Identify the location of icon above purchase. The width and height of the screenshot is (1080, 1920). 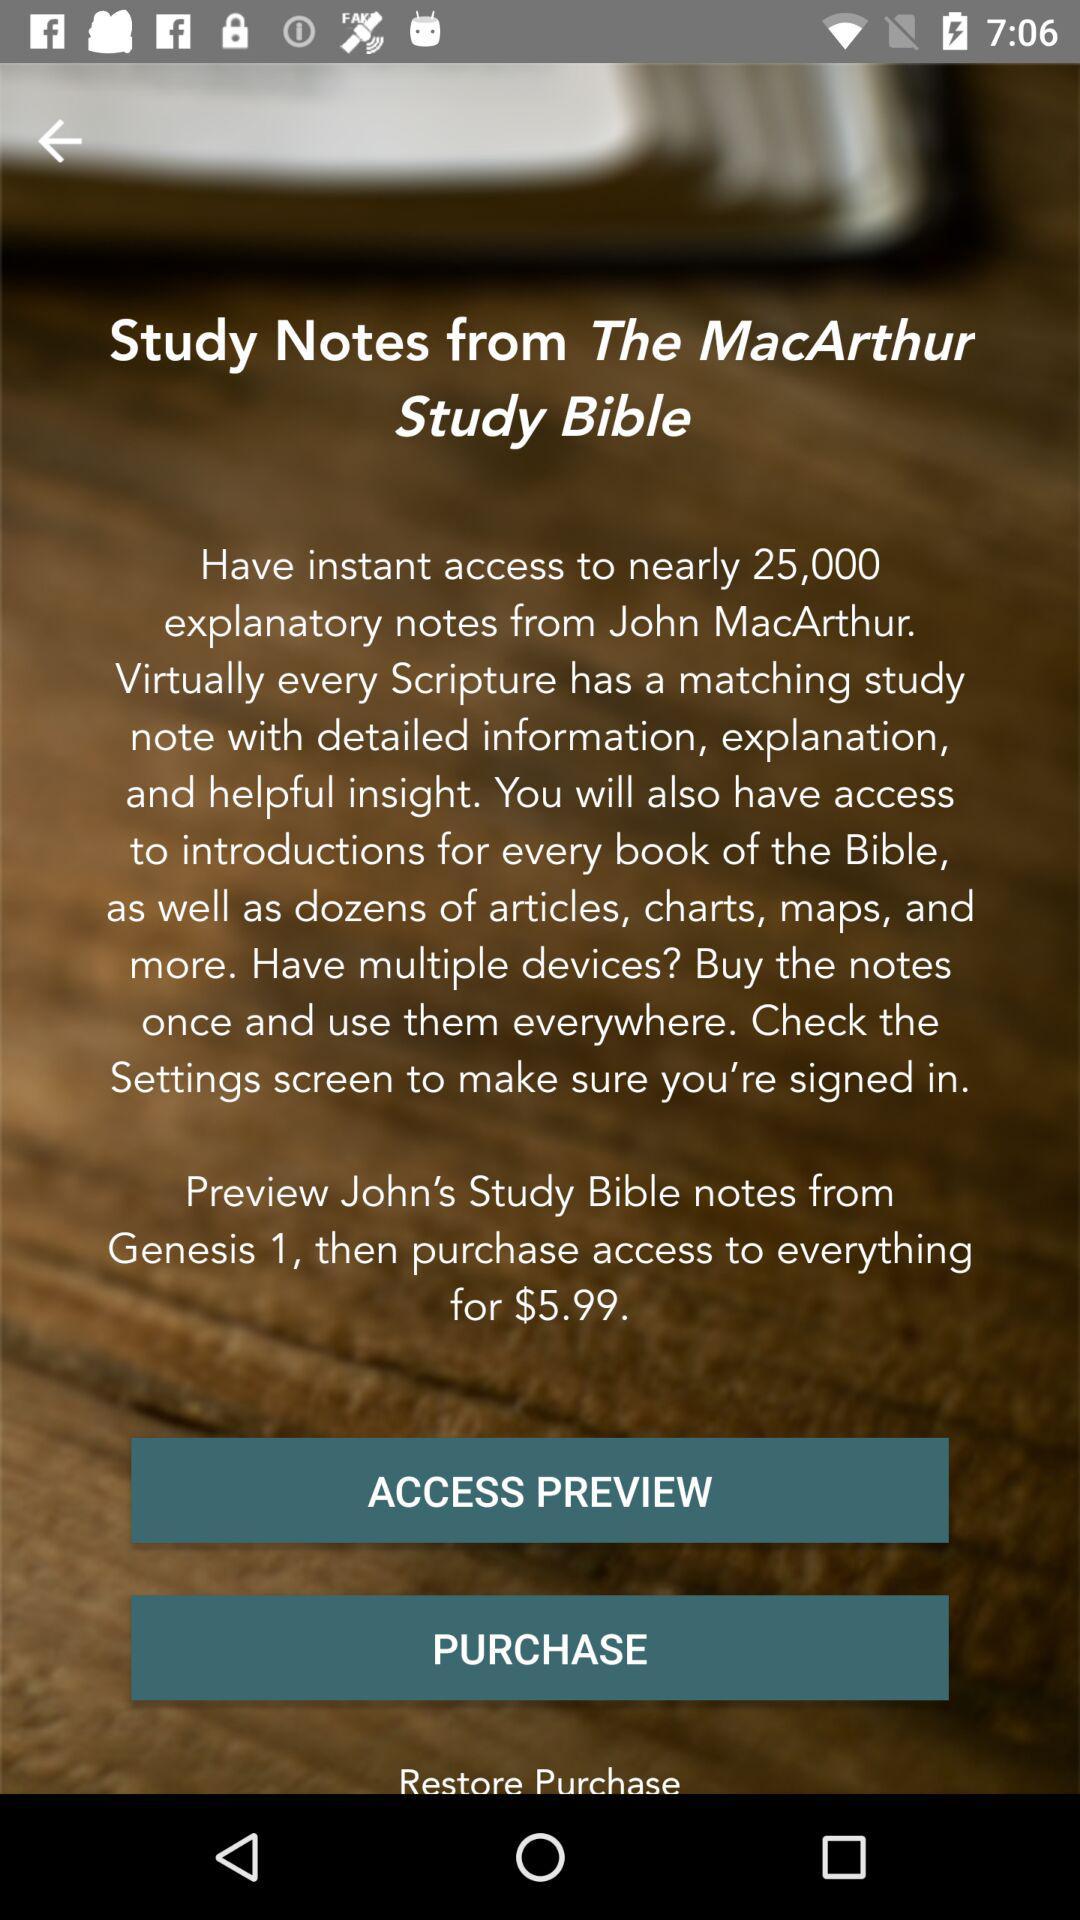
(540, 1490).